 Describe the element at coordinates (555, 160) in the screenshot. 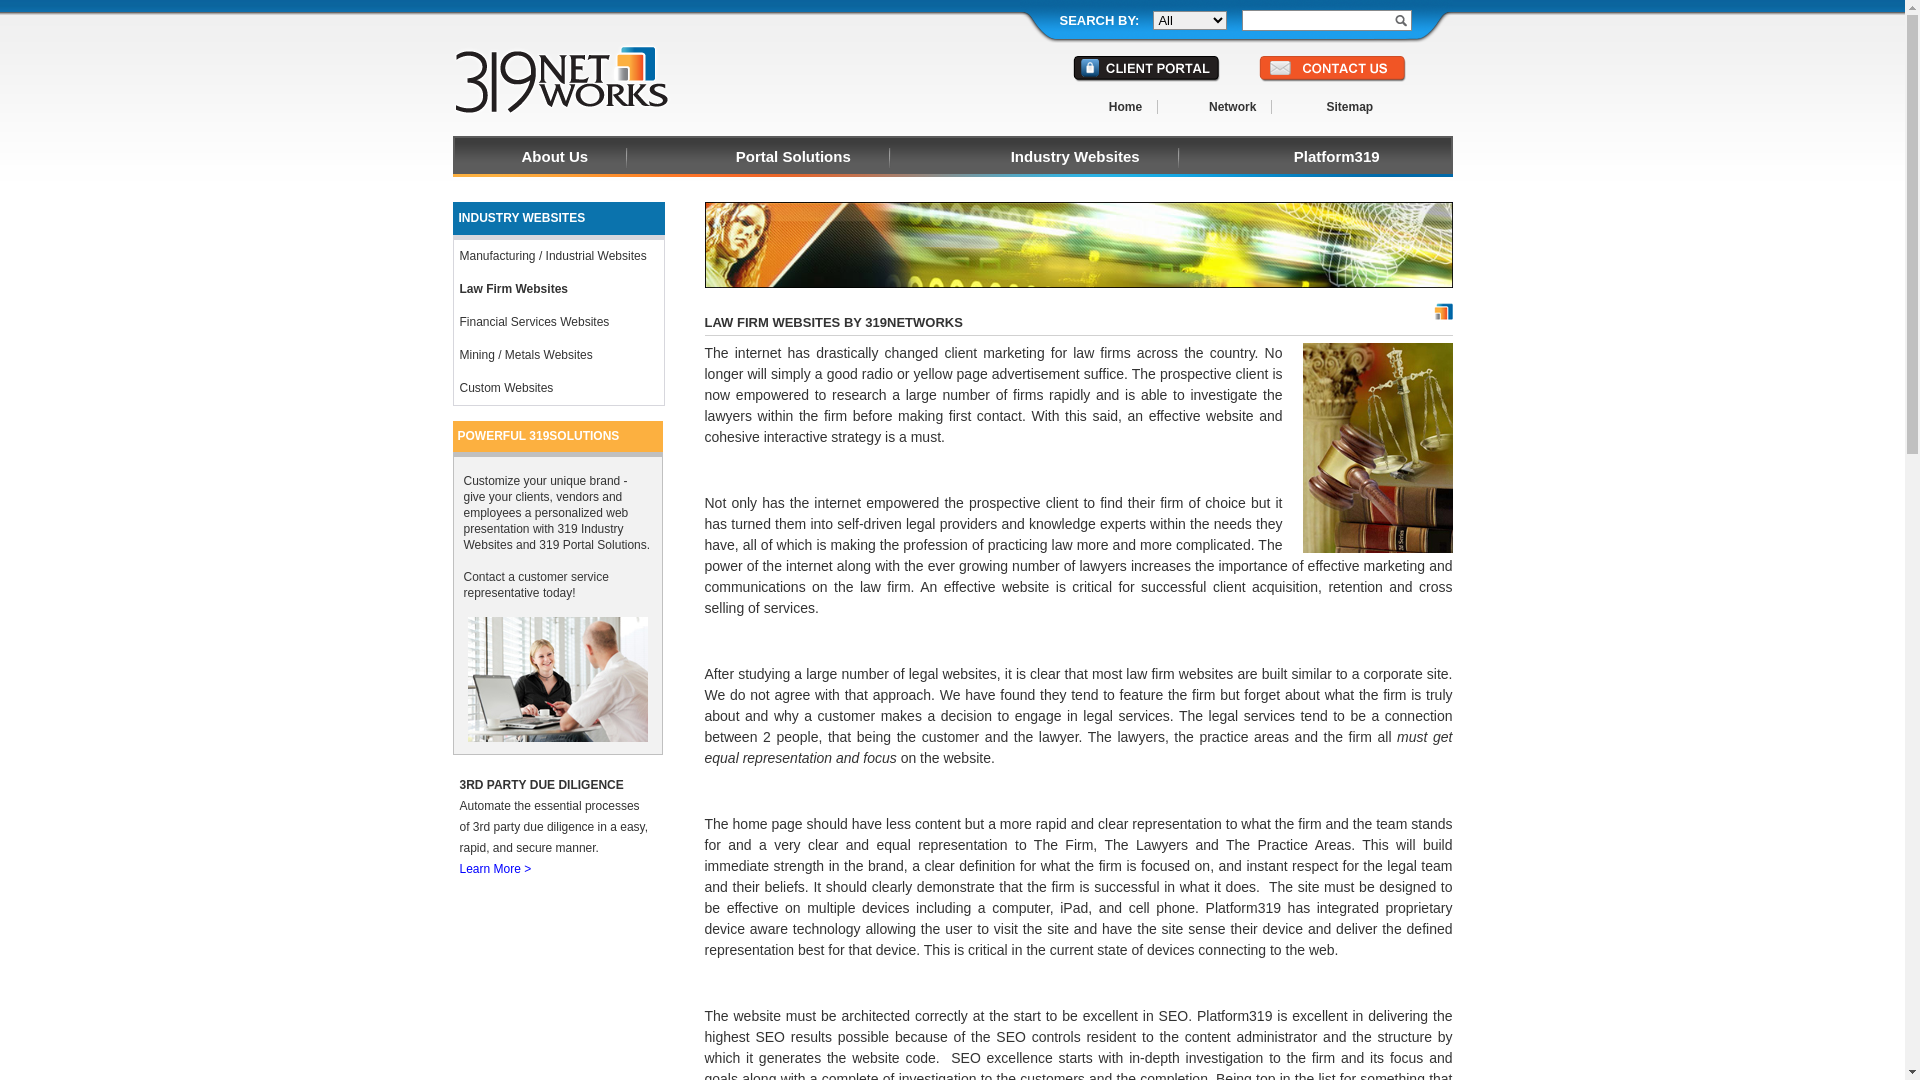

I see `'About Us'` at that location.